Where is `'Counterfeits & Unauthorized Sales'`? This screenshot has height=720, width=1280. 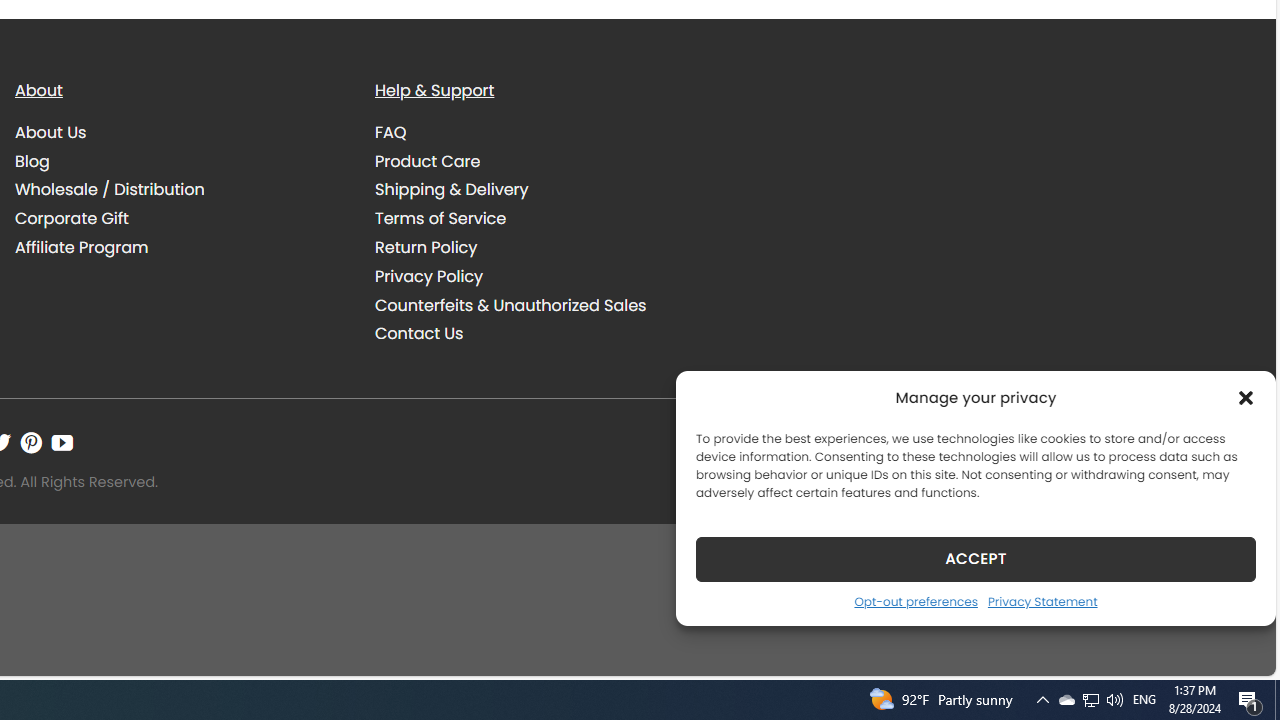 'Counterfeits & Unauthorized Sales' is located at coordinates (510, 304).